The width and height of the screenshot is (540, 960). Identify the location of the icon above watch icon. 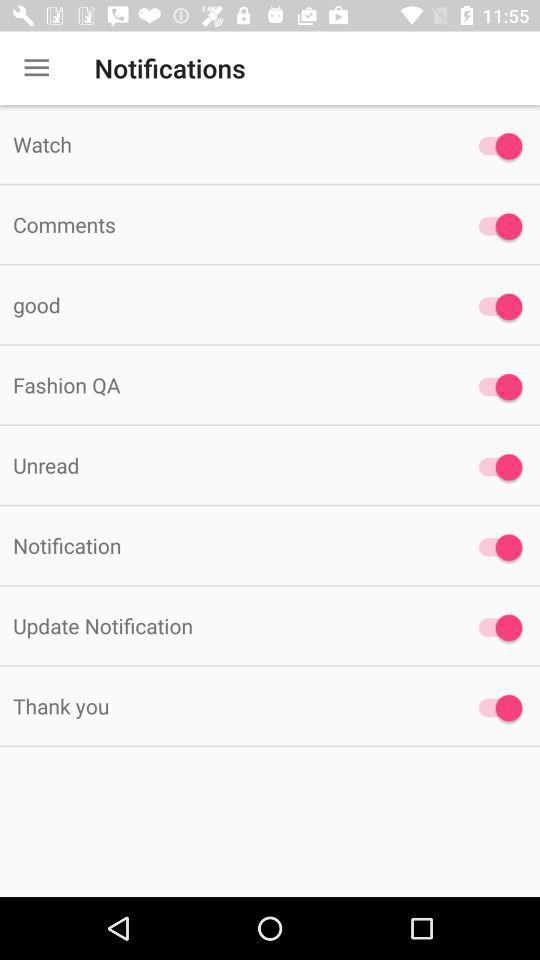
(36, 68).